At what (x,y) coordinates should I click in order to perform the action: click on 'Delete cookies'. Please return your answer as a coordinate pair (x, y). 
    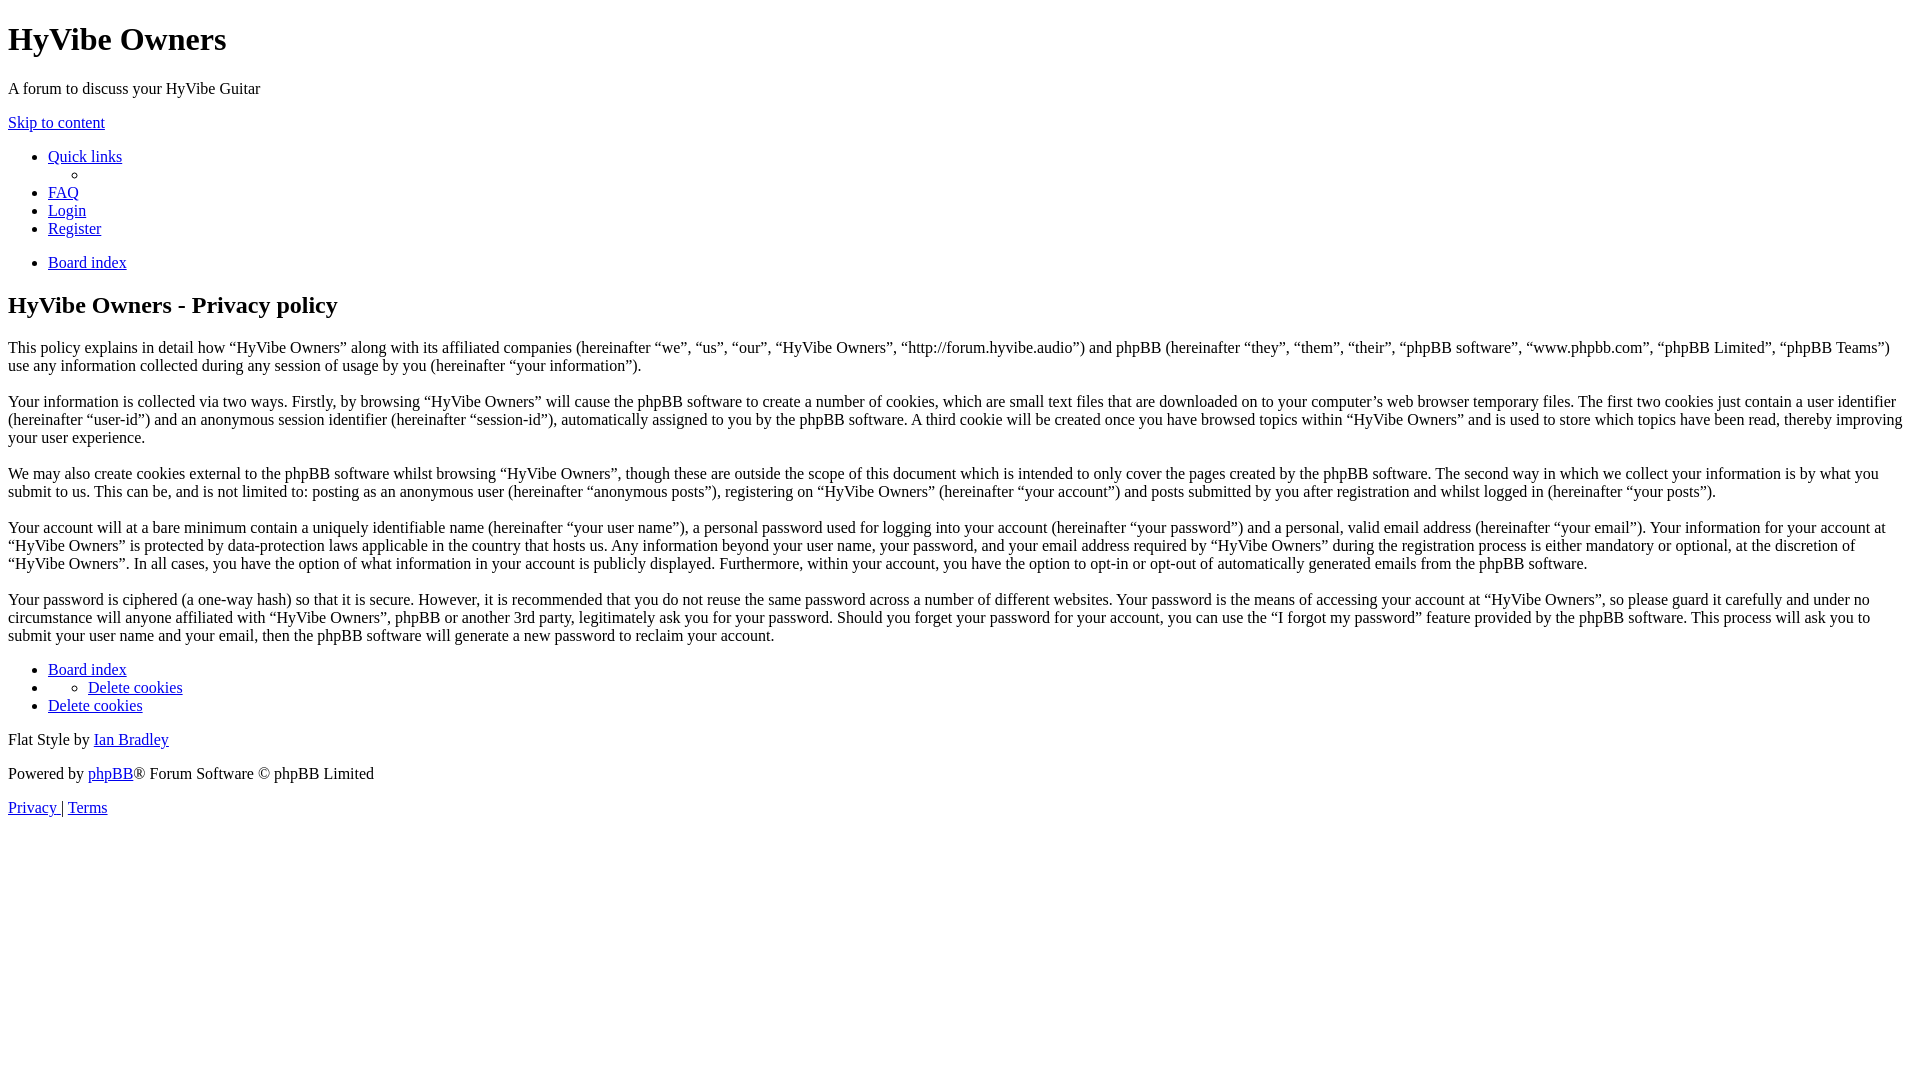
    Looking at the image, I should click on (134, 686).